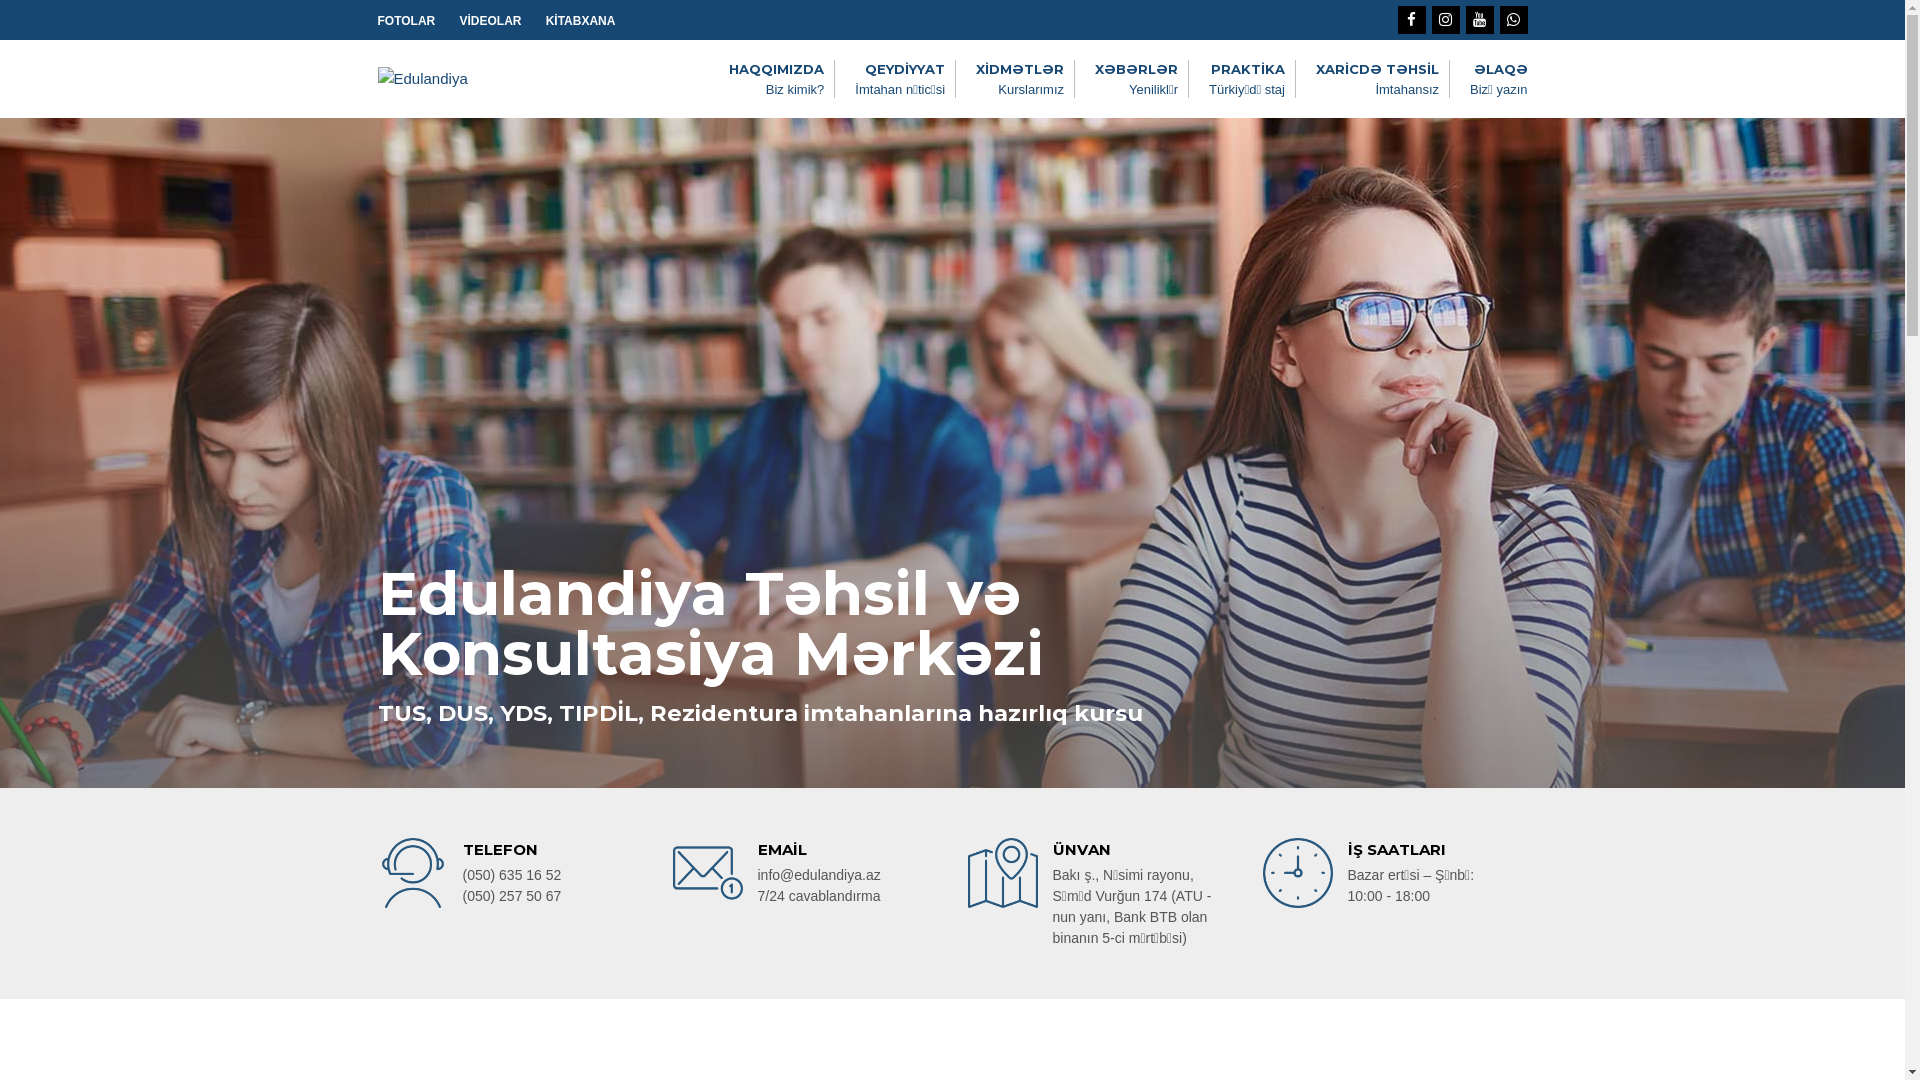 The height and width of the screenshot is (1080, 1920). I want to click on '(050) 257 50 67', so click(511, 894).